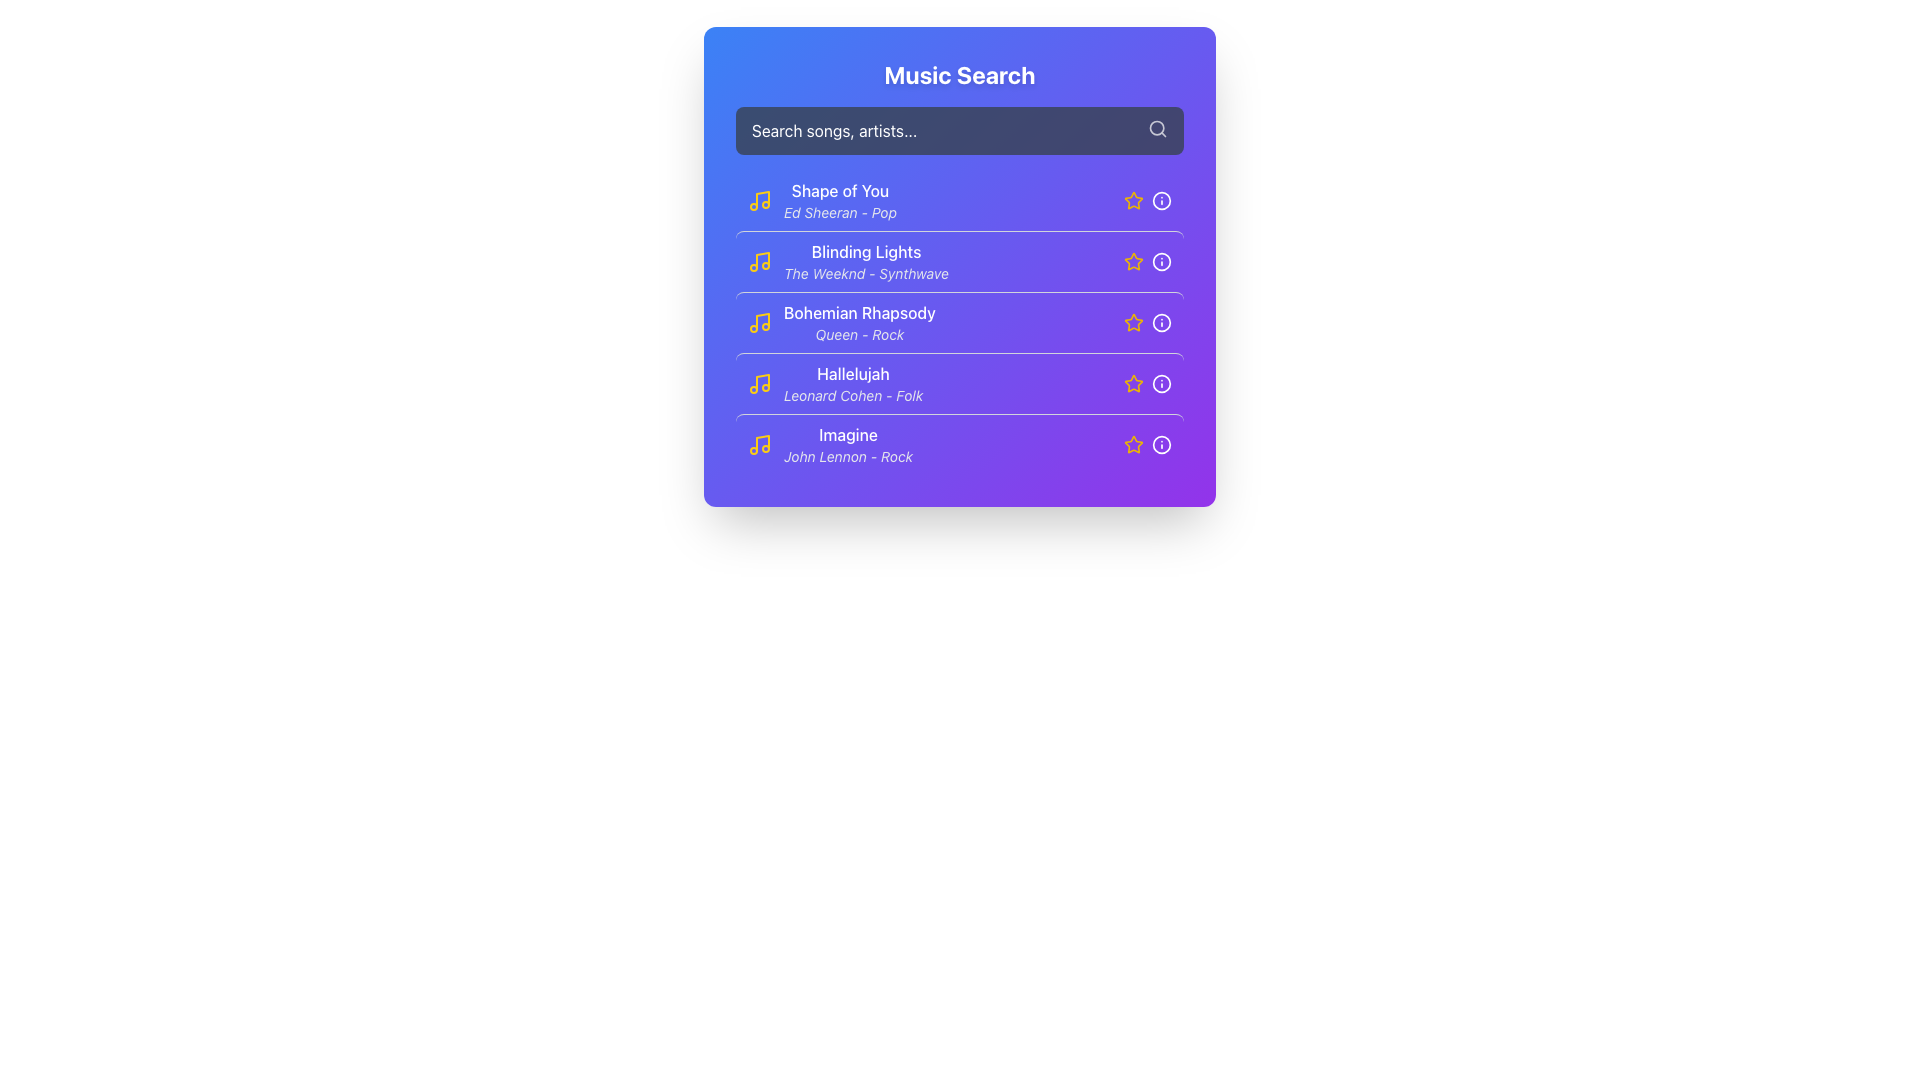 Image resolution: width=1920 pixels, height=1080 pixels. What do you see at coordinates (1133, 261) in the screenshot?
I see `the star icon to observe the color change, which indicates marking the associated song 'Blinding Lights' as a favorite` at bounding box center [1133, 261].